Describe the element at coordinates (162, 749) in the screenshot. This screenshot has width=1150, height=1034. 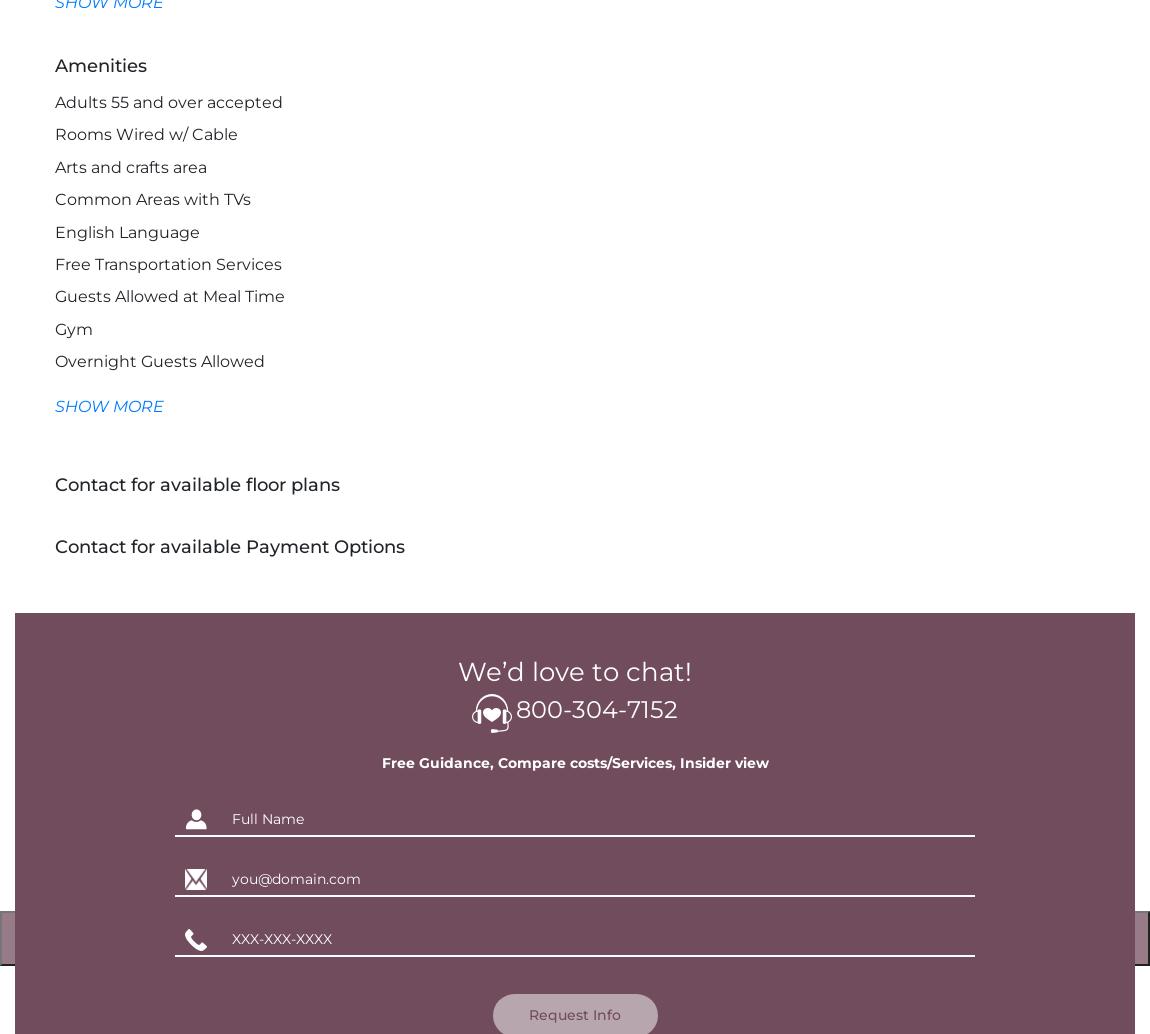
I see `'Laundry Services for Linens'` at that location.